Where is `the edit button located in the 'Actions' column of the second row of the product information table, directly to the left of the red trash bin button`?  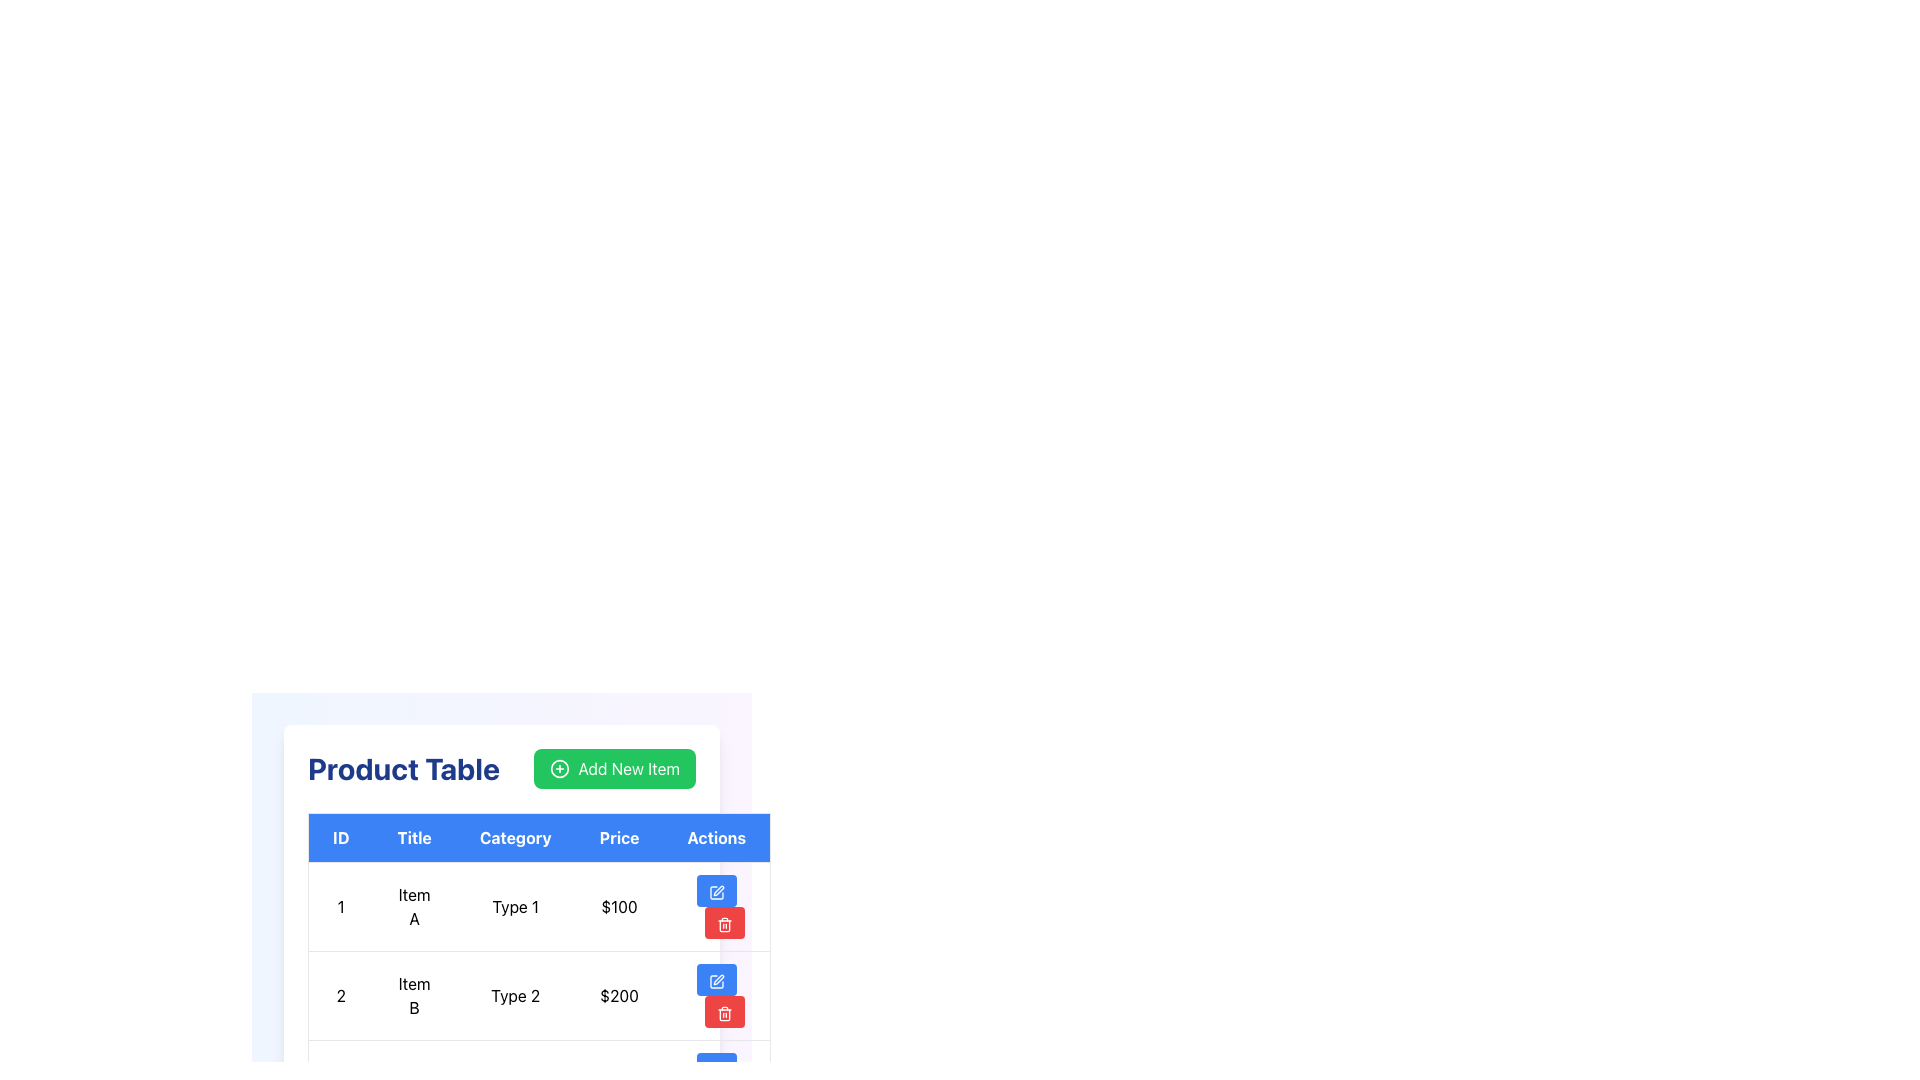
the edit button located in the 'Actions' column of the second row of the product information table, directly to the left of the red trash bin button is located at coordinates (716, 978).